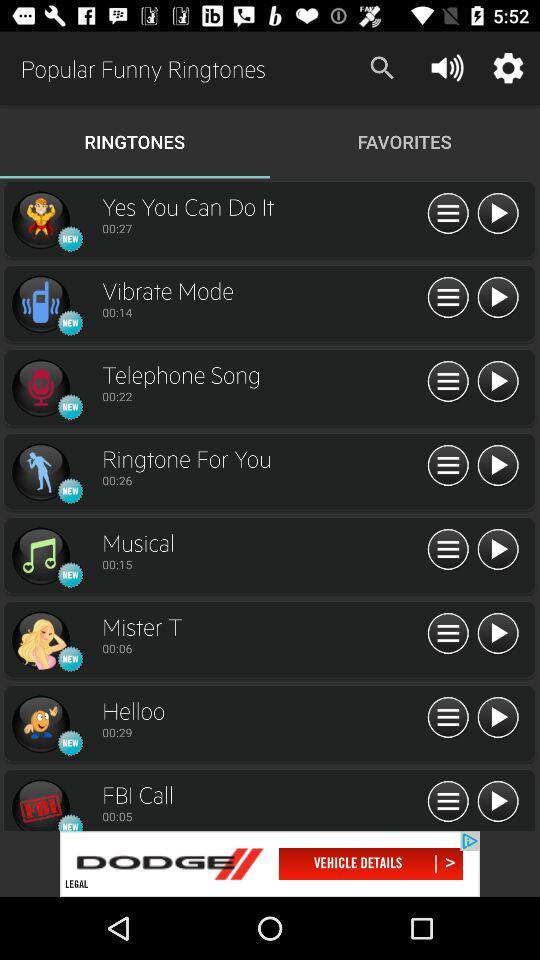  I want to click on menu page, so click(448, 550).